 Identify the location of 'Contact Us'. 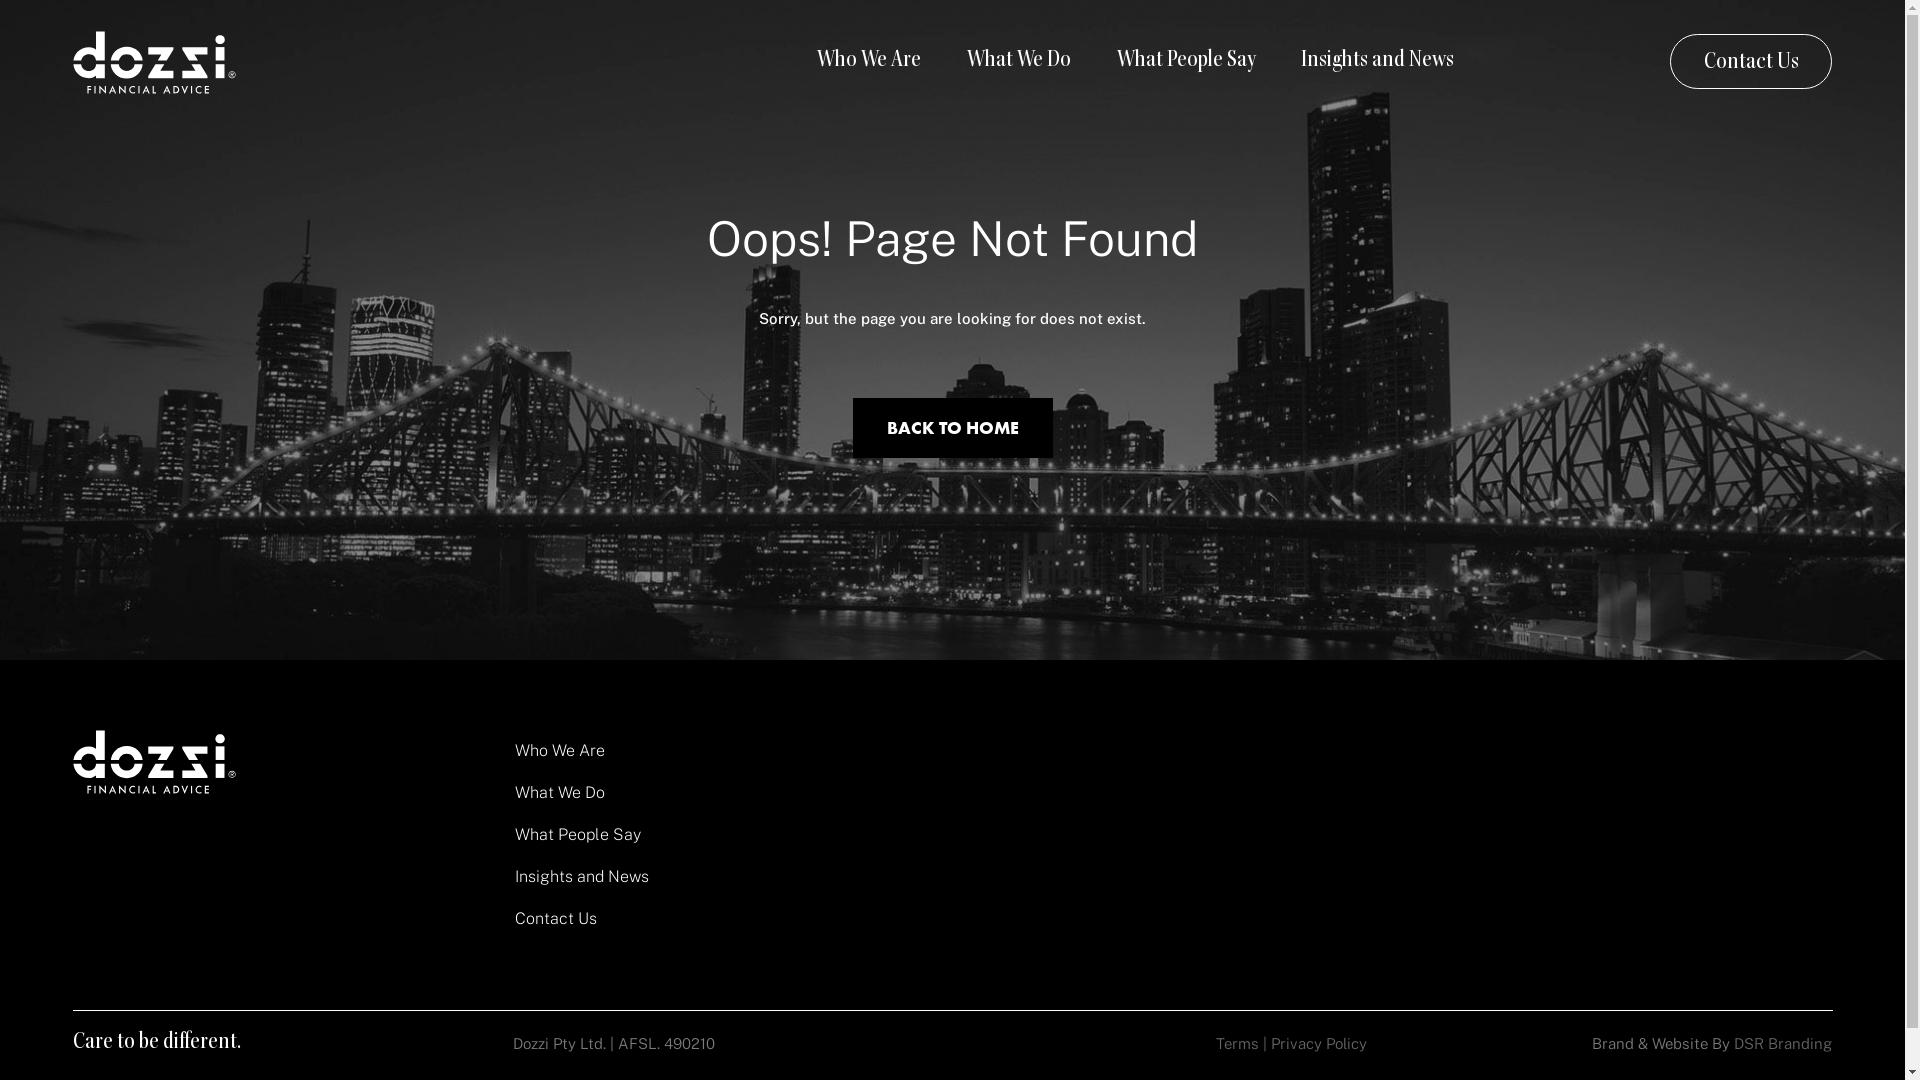
(1750, 60).